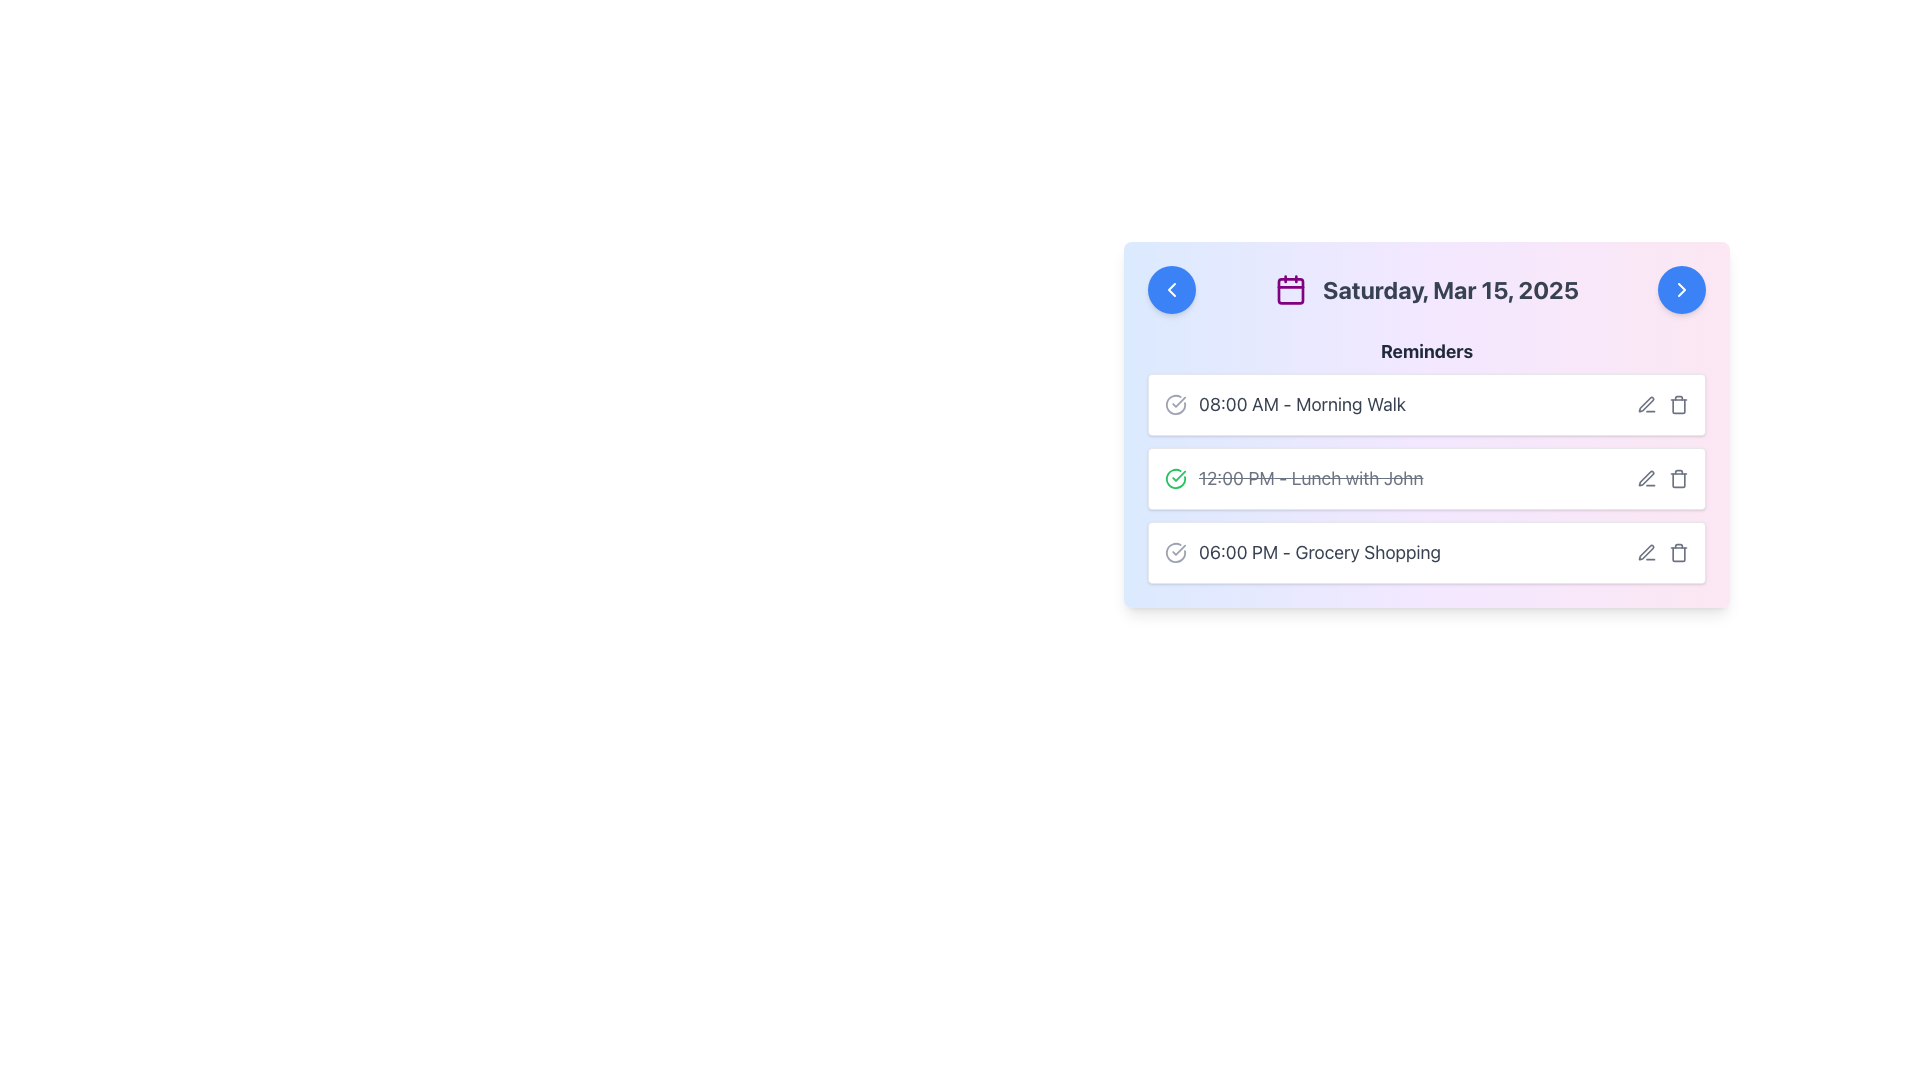 Image resolution: width=1920 pixels, height=1080 pixels. I want to click on the Text label that serves as the title for the reminder list, located at the top of the list just below the date header, so click(1425, 350).